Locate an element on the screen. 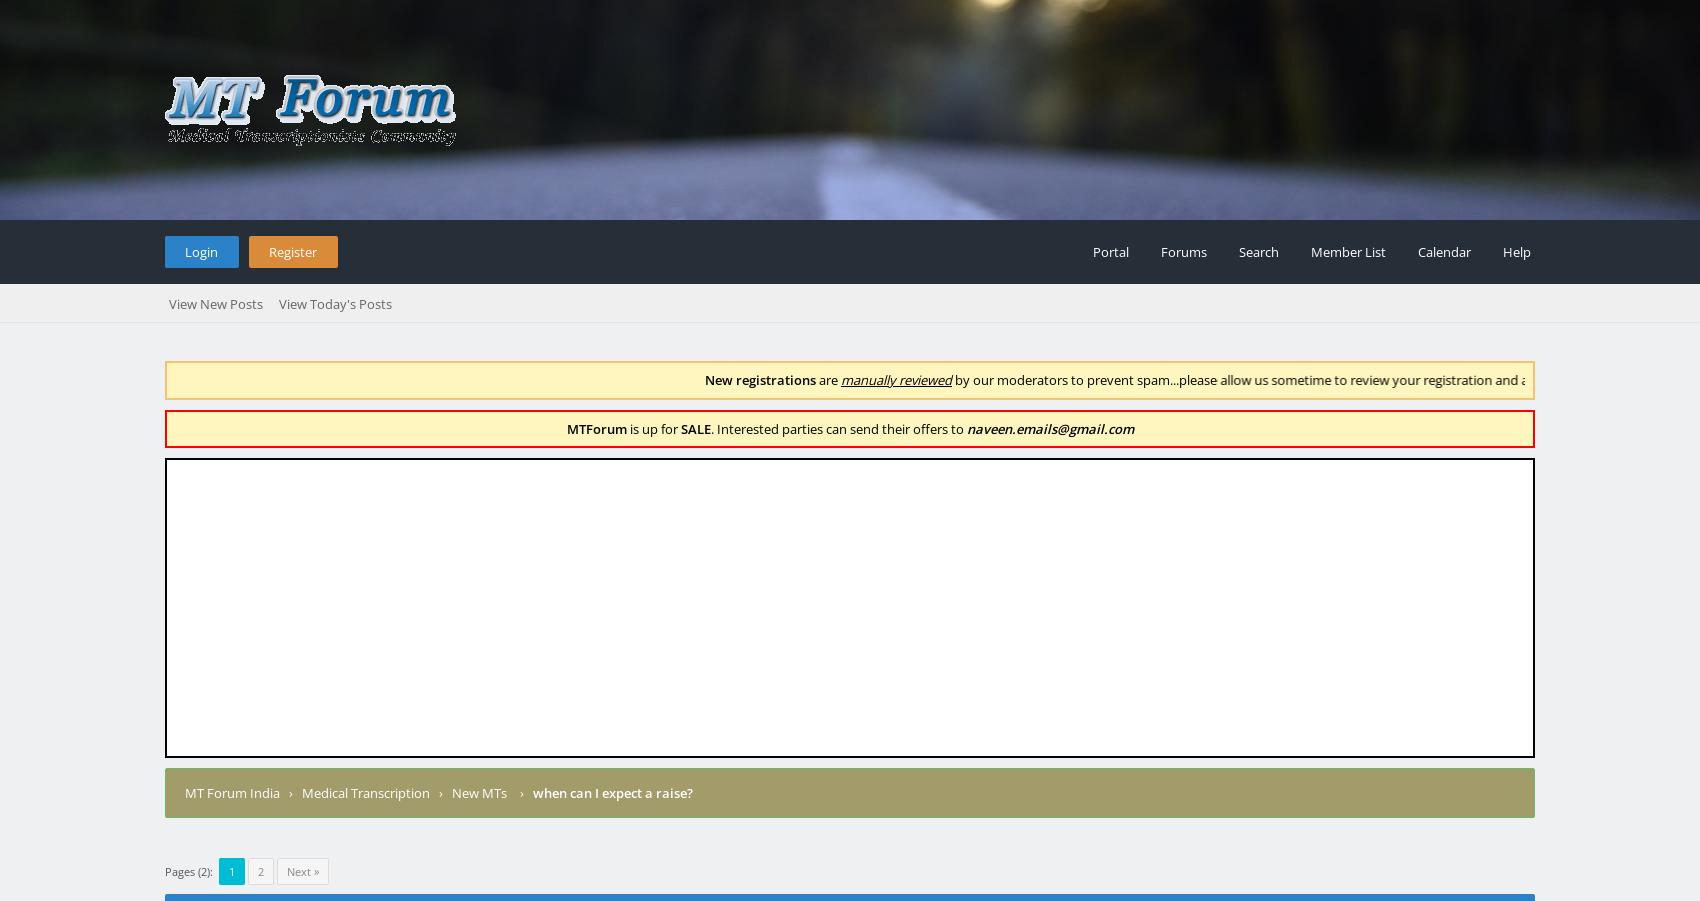 Image resolution: width=1700 pixels, height=901 pixels. 'when can I expect a raise?' is located at coordinates (612, 791).